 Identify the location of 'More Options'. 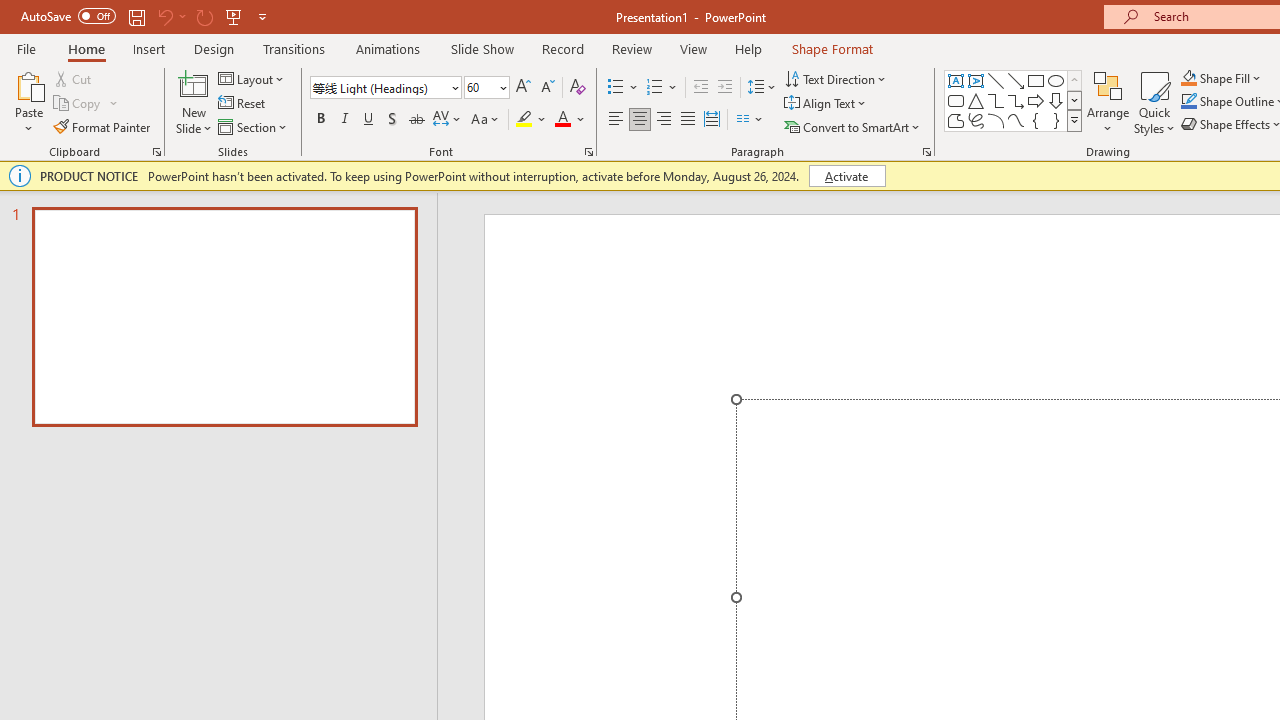
(1232, 77).